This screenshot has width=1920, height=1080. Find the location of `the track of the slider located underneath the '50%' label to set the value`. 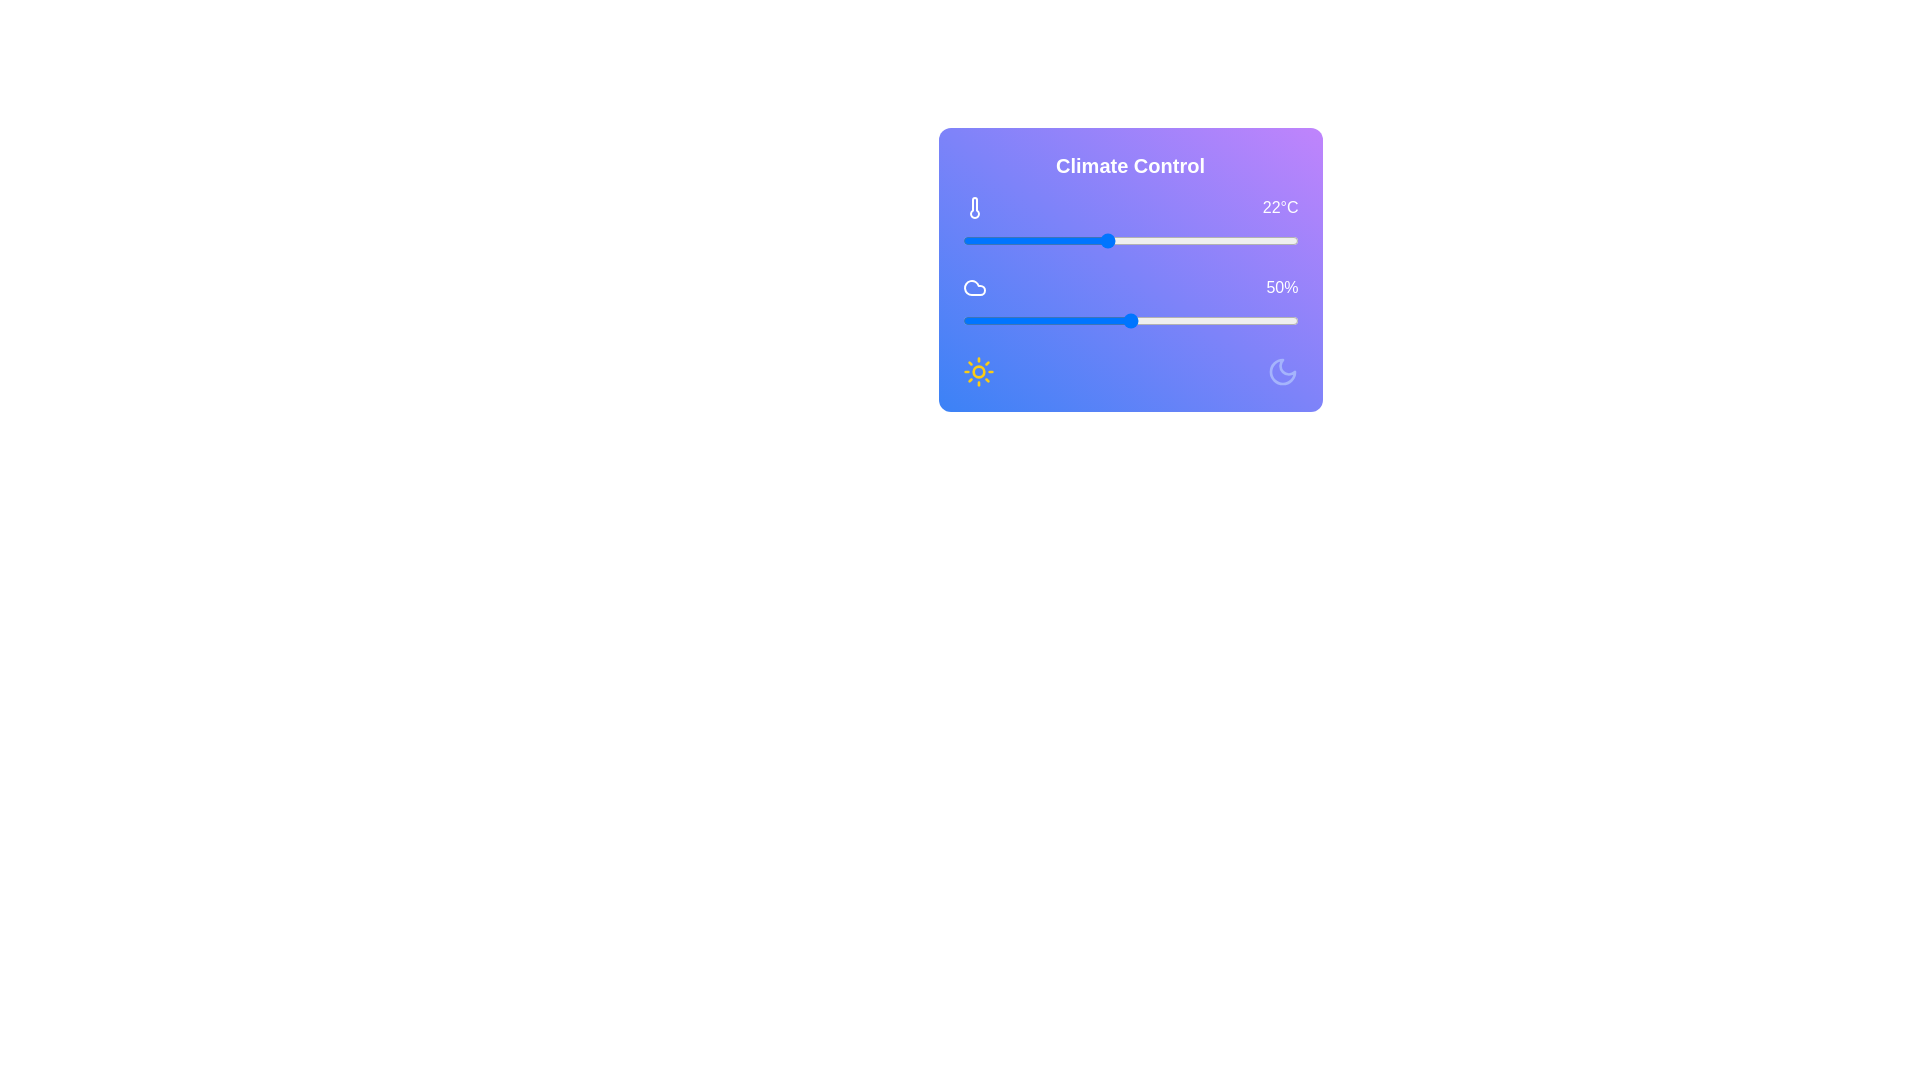

the track of the slider located underneath the '50%' label to set the value is located at coordinates (1130, 319).